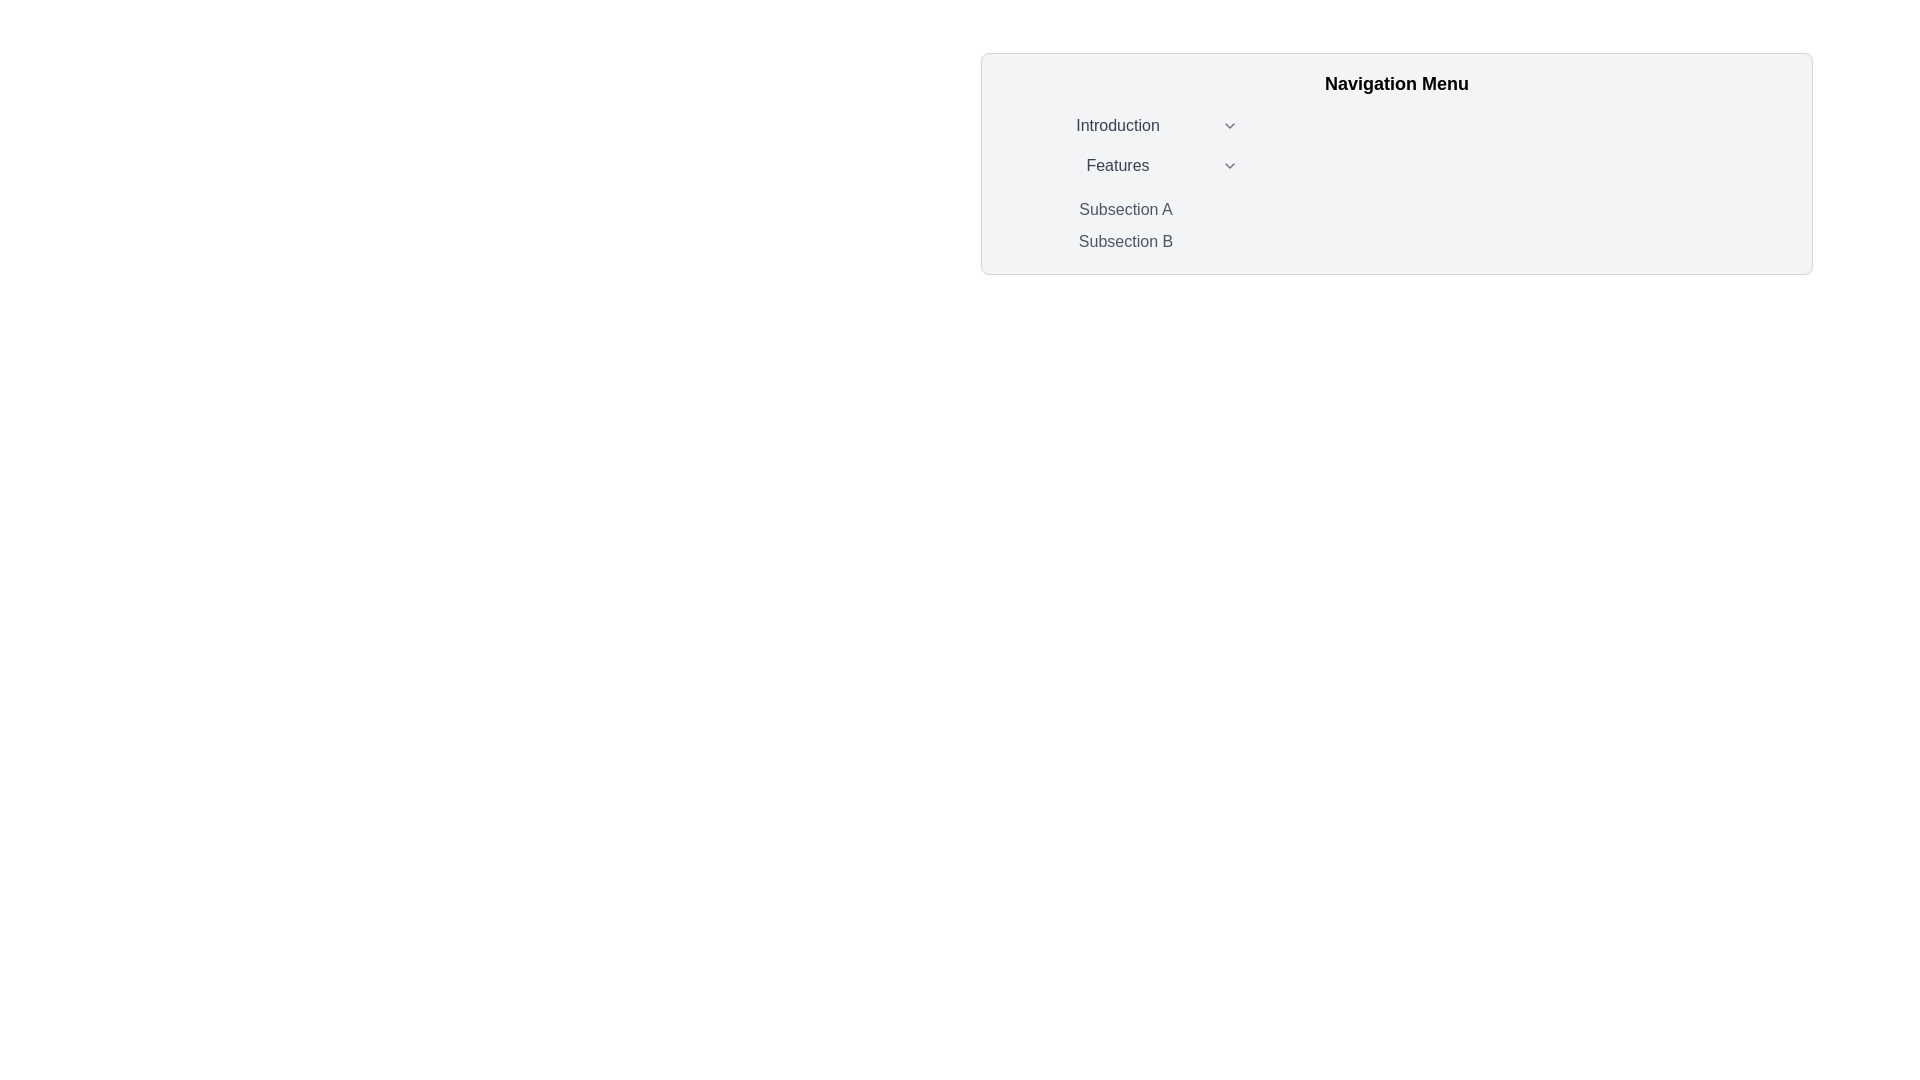 The image size is (1920, 1080). Describe the element at coordinates (1126, 209) in the screenshot. I see `the first hyperlink in the 'Navigation Menu' dropdown that redirects to 'Subsection A' to change its background color` at that location.